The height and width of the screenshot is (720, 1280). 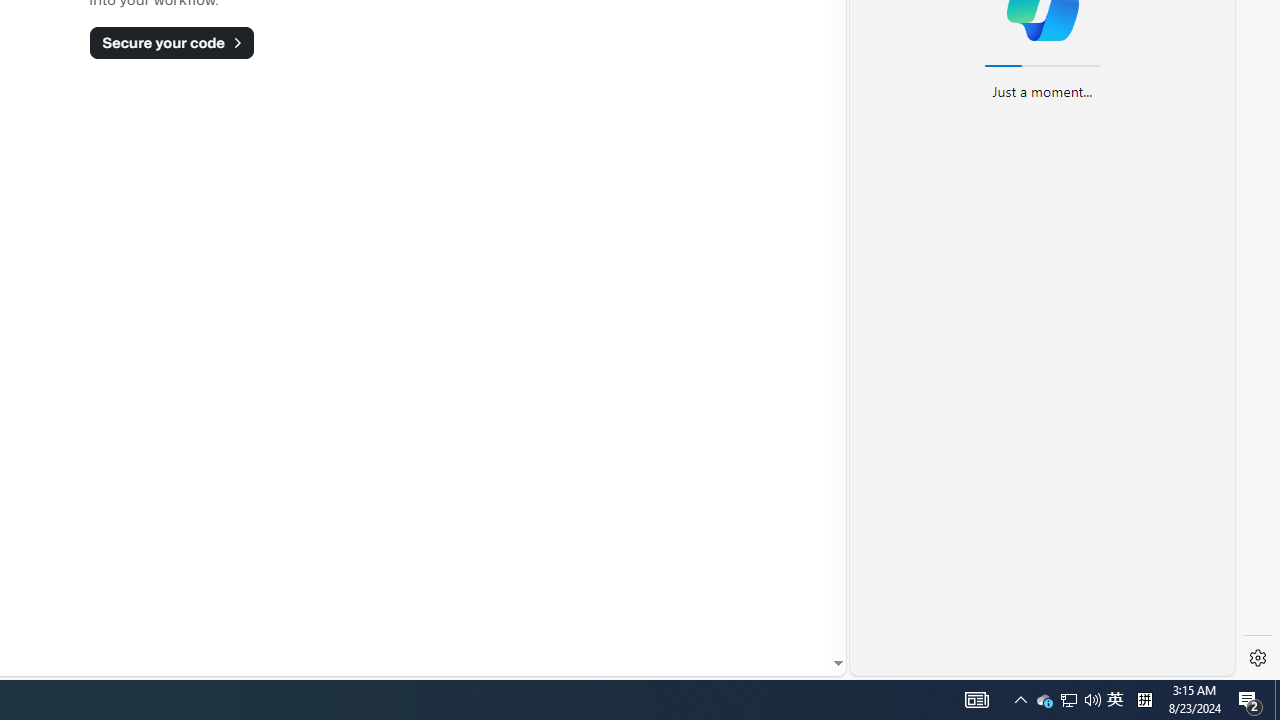 I want to click on 'Secure your code', so click(x=171, y=42).